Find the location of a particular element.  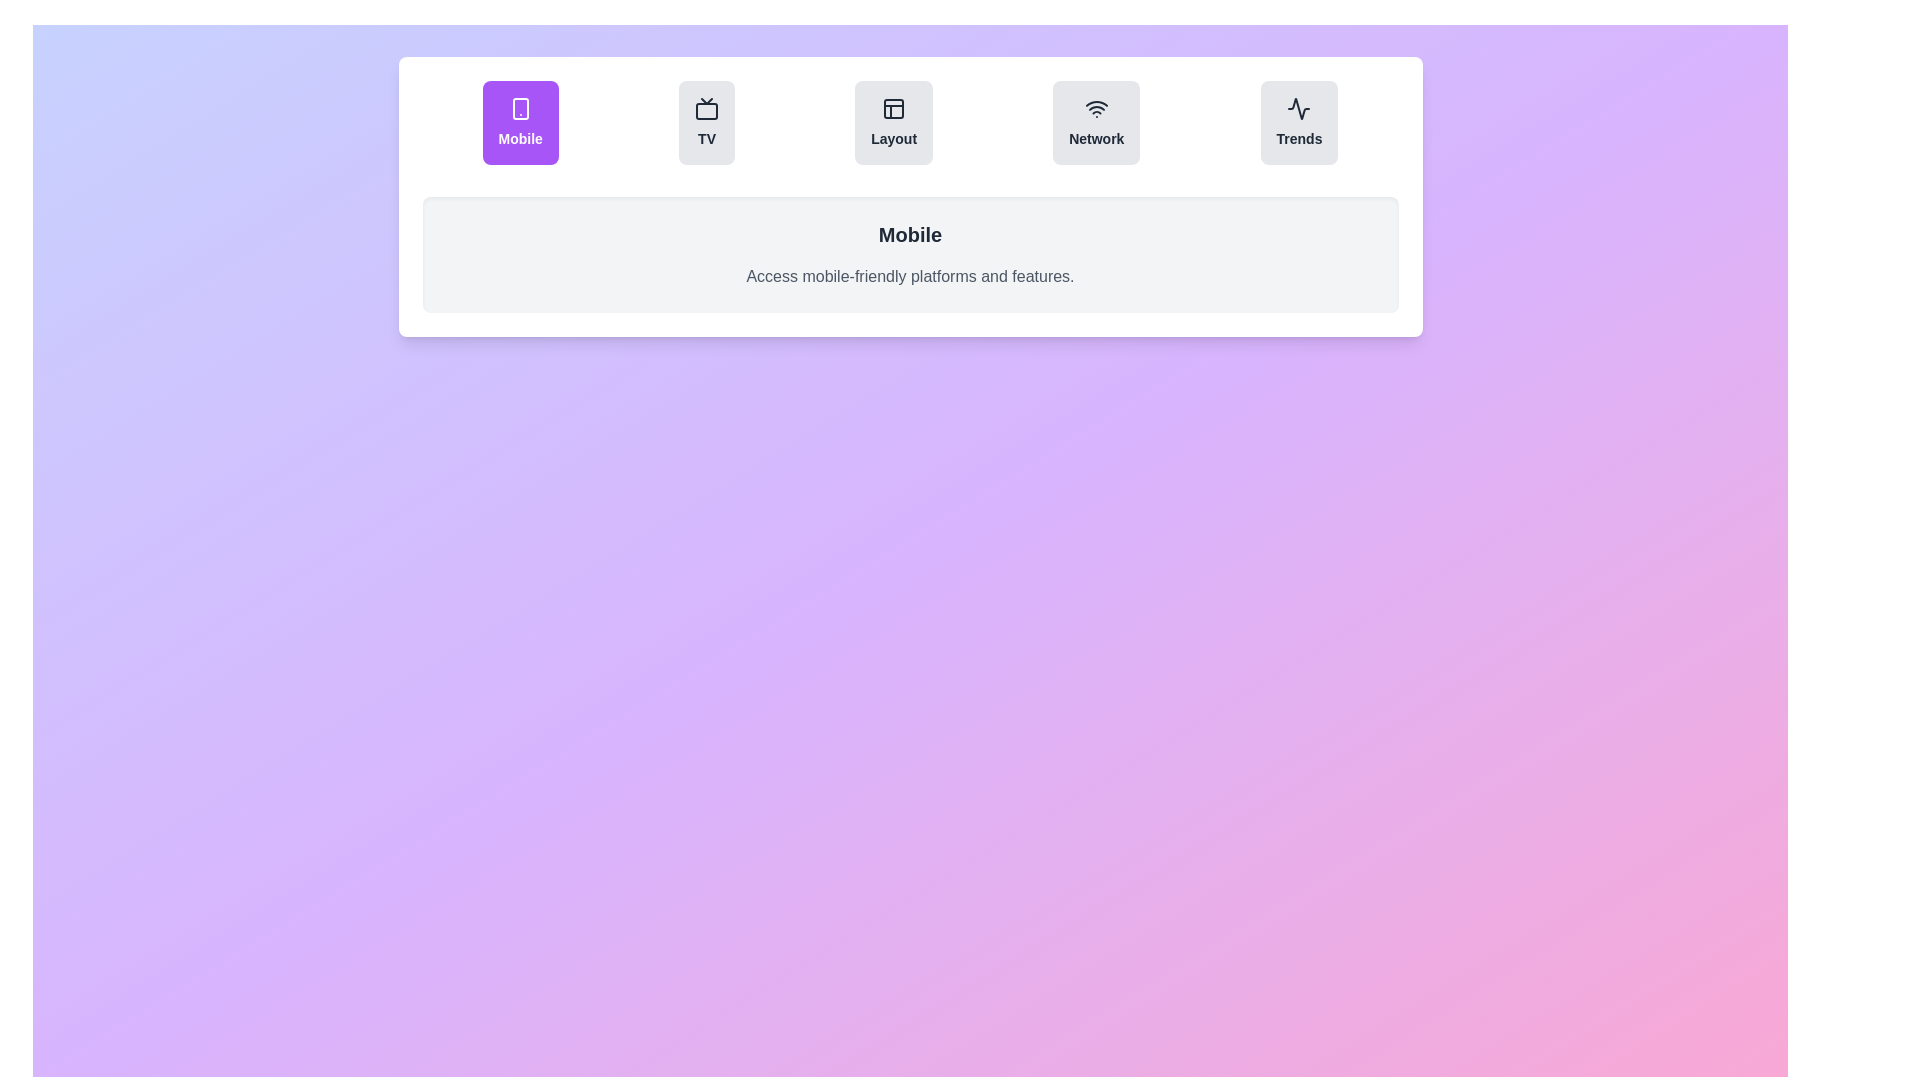

the 'Trends' button, which is the fifth button in a horizontal row with a light gray background and dark gray text is located at coordinates (1299, 123).